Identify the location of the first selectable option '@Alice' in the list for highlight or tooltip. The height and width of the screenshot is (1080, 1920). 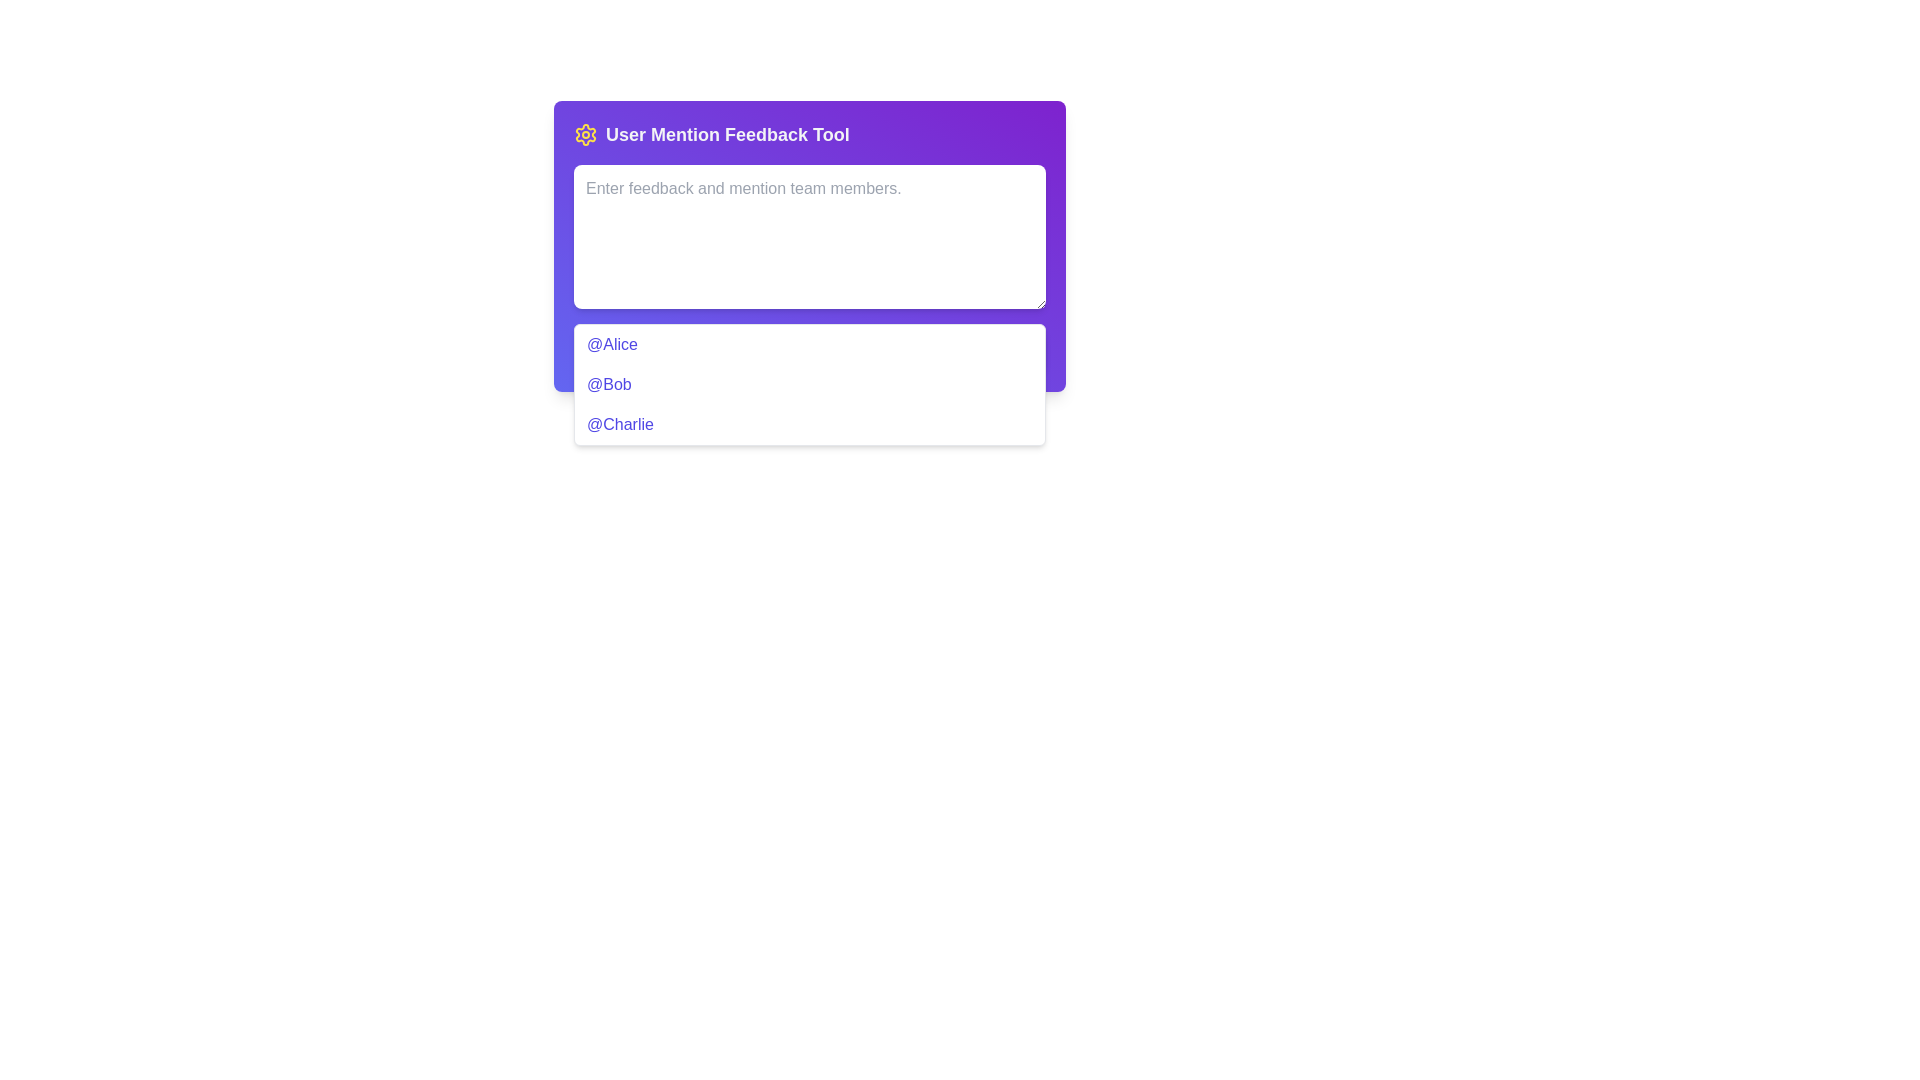
(810, 350).